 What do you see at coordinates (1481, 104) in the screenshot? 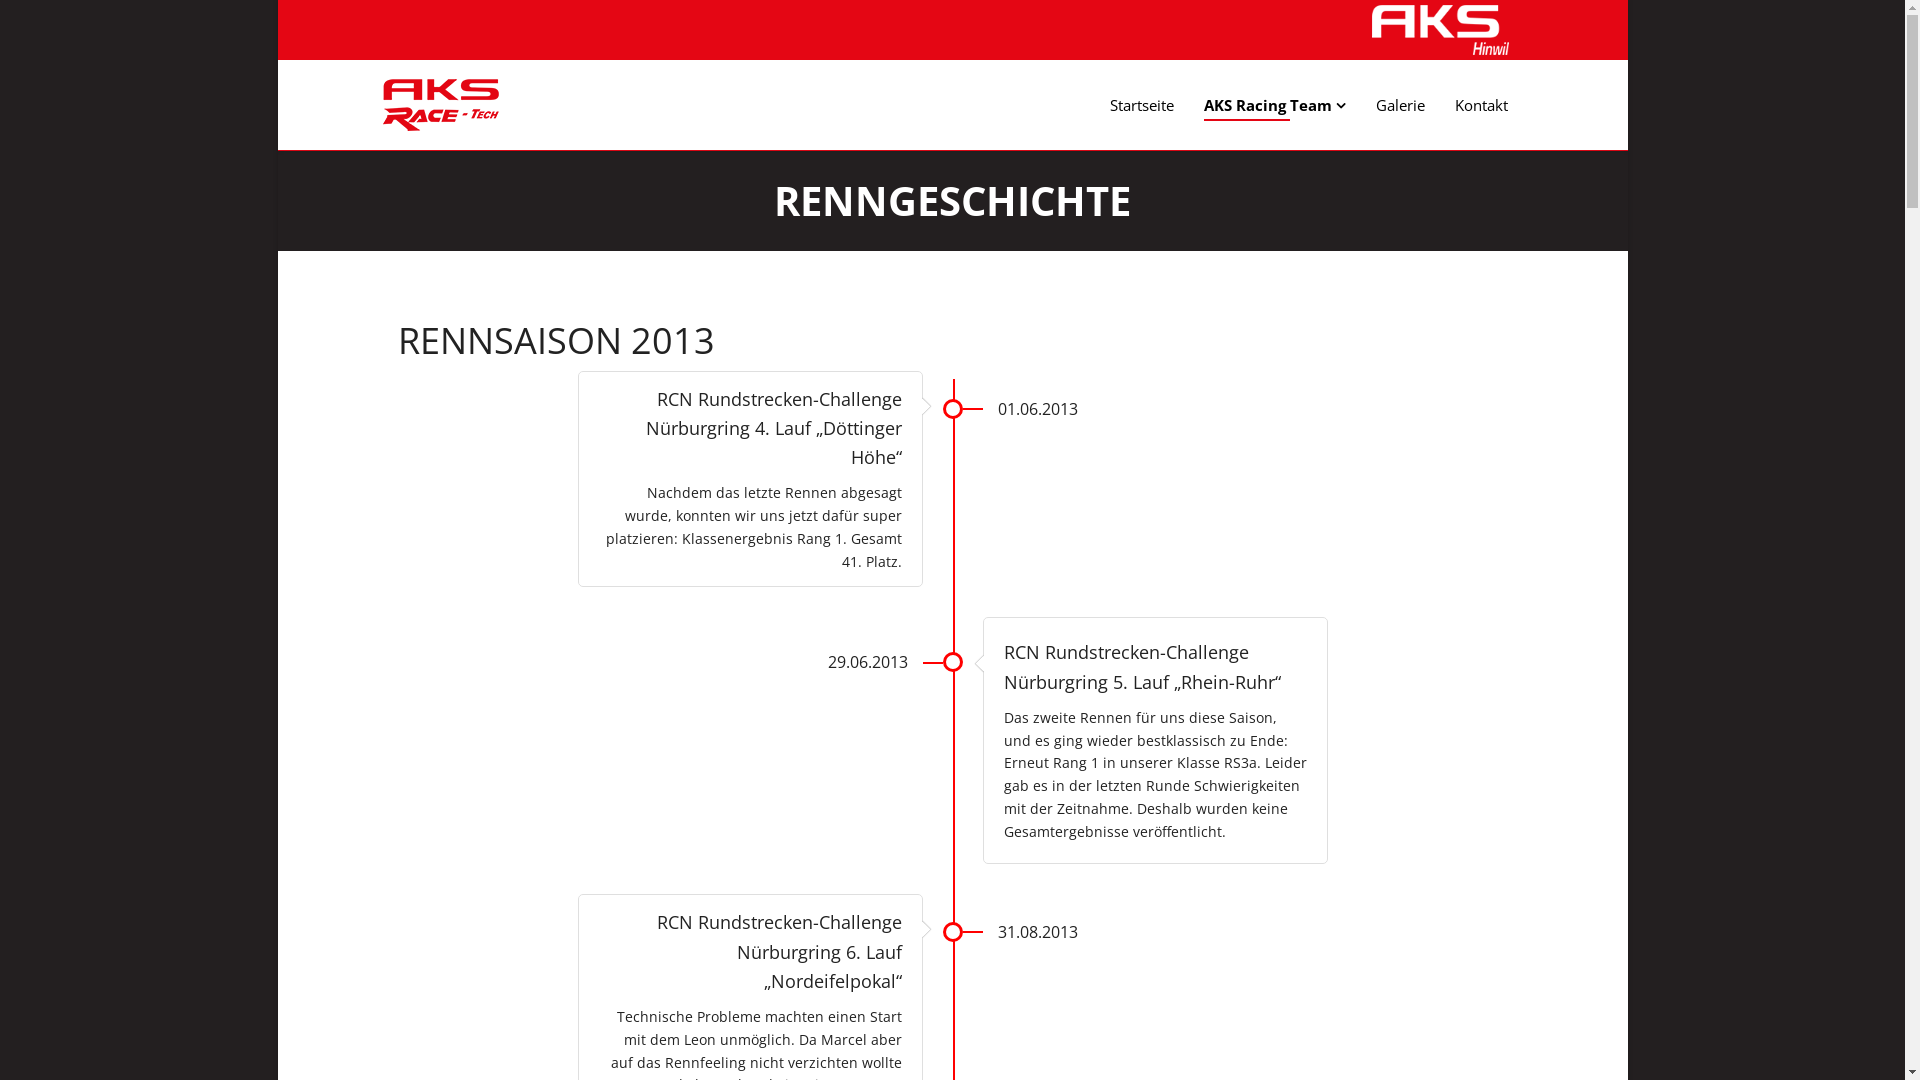
I see `'Kontakt'` at bounding box center [1481, 104].